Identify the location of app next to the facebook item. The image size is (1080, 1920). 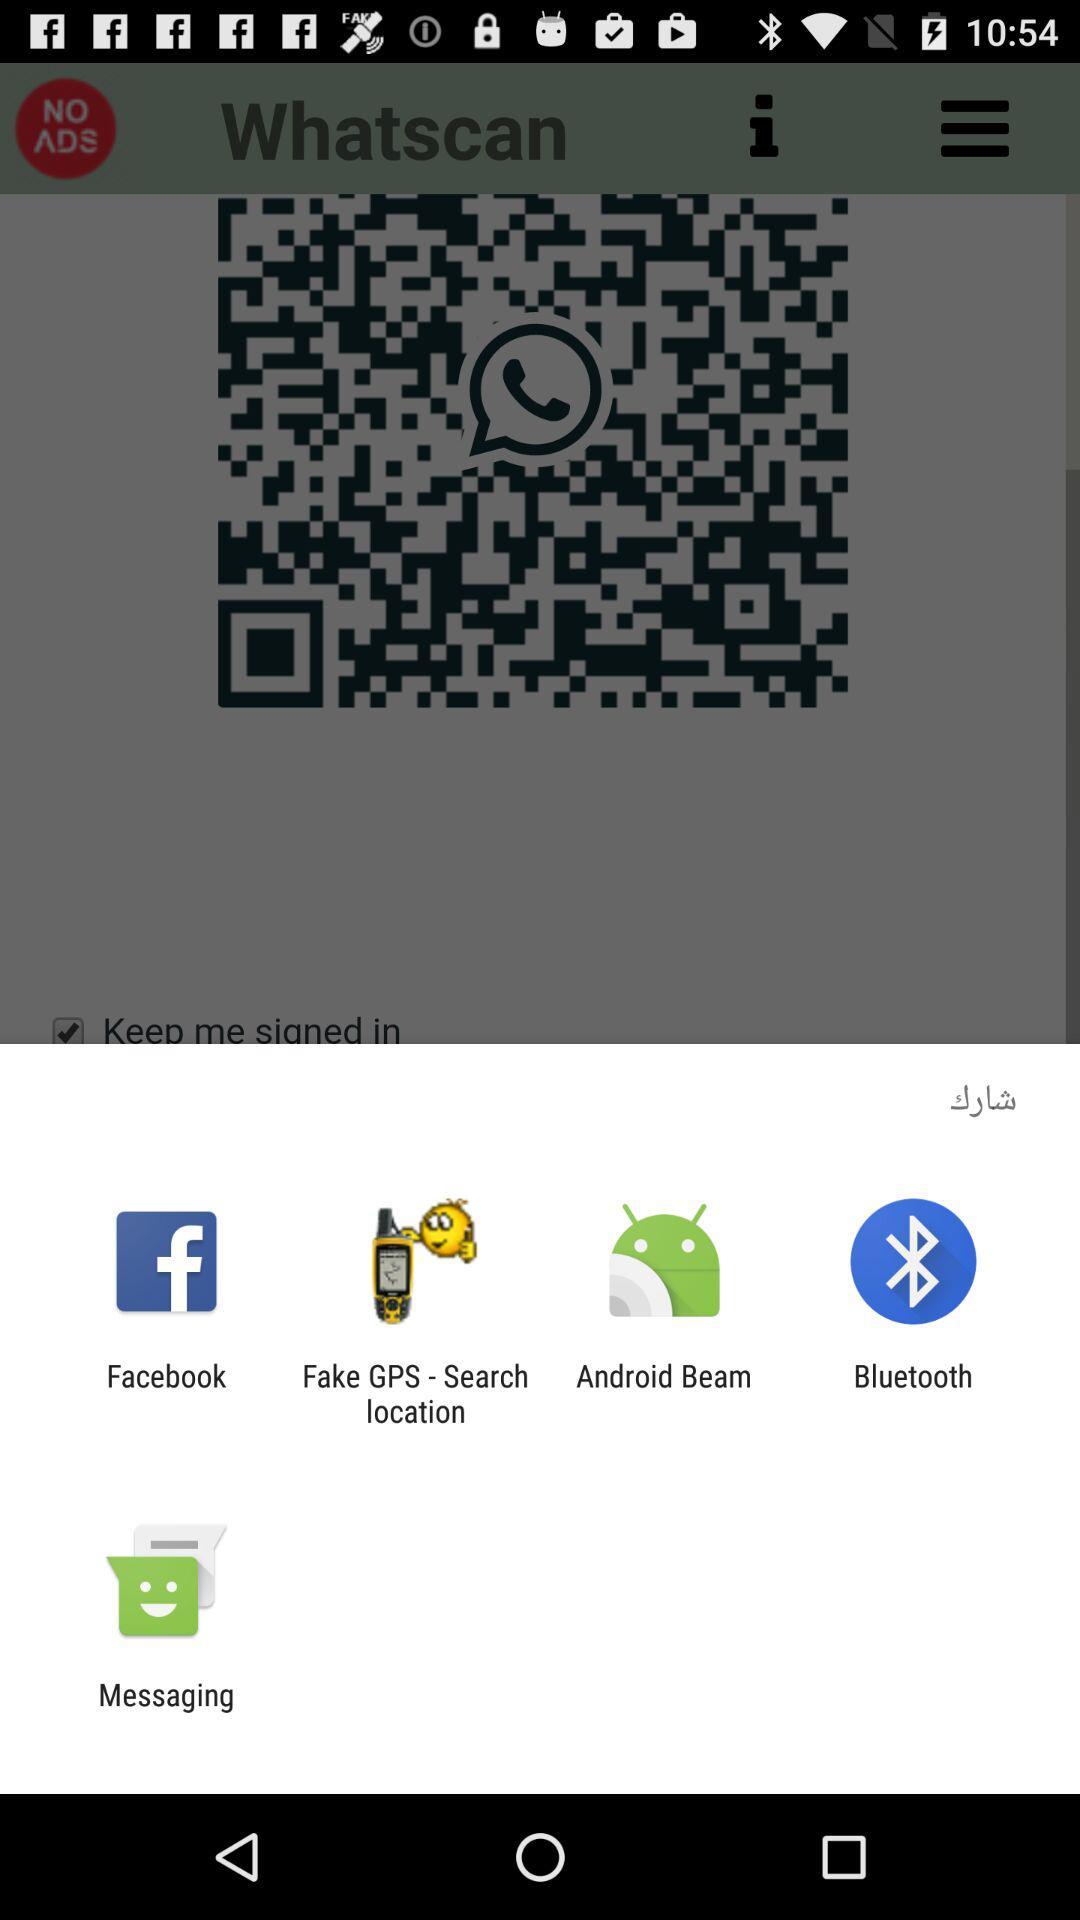
(414, 1392).